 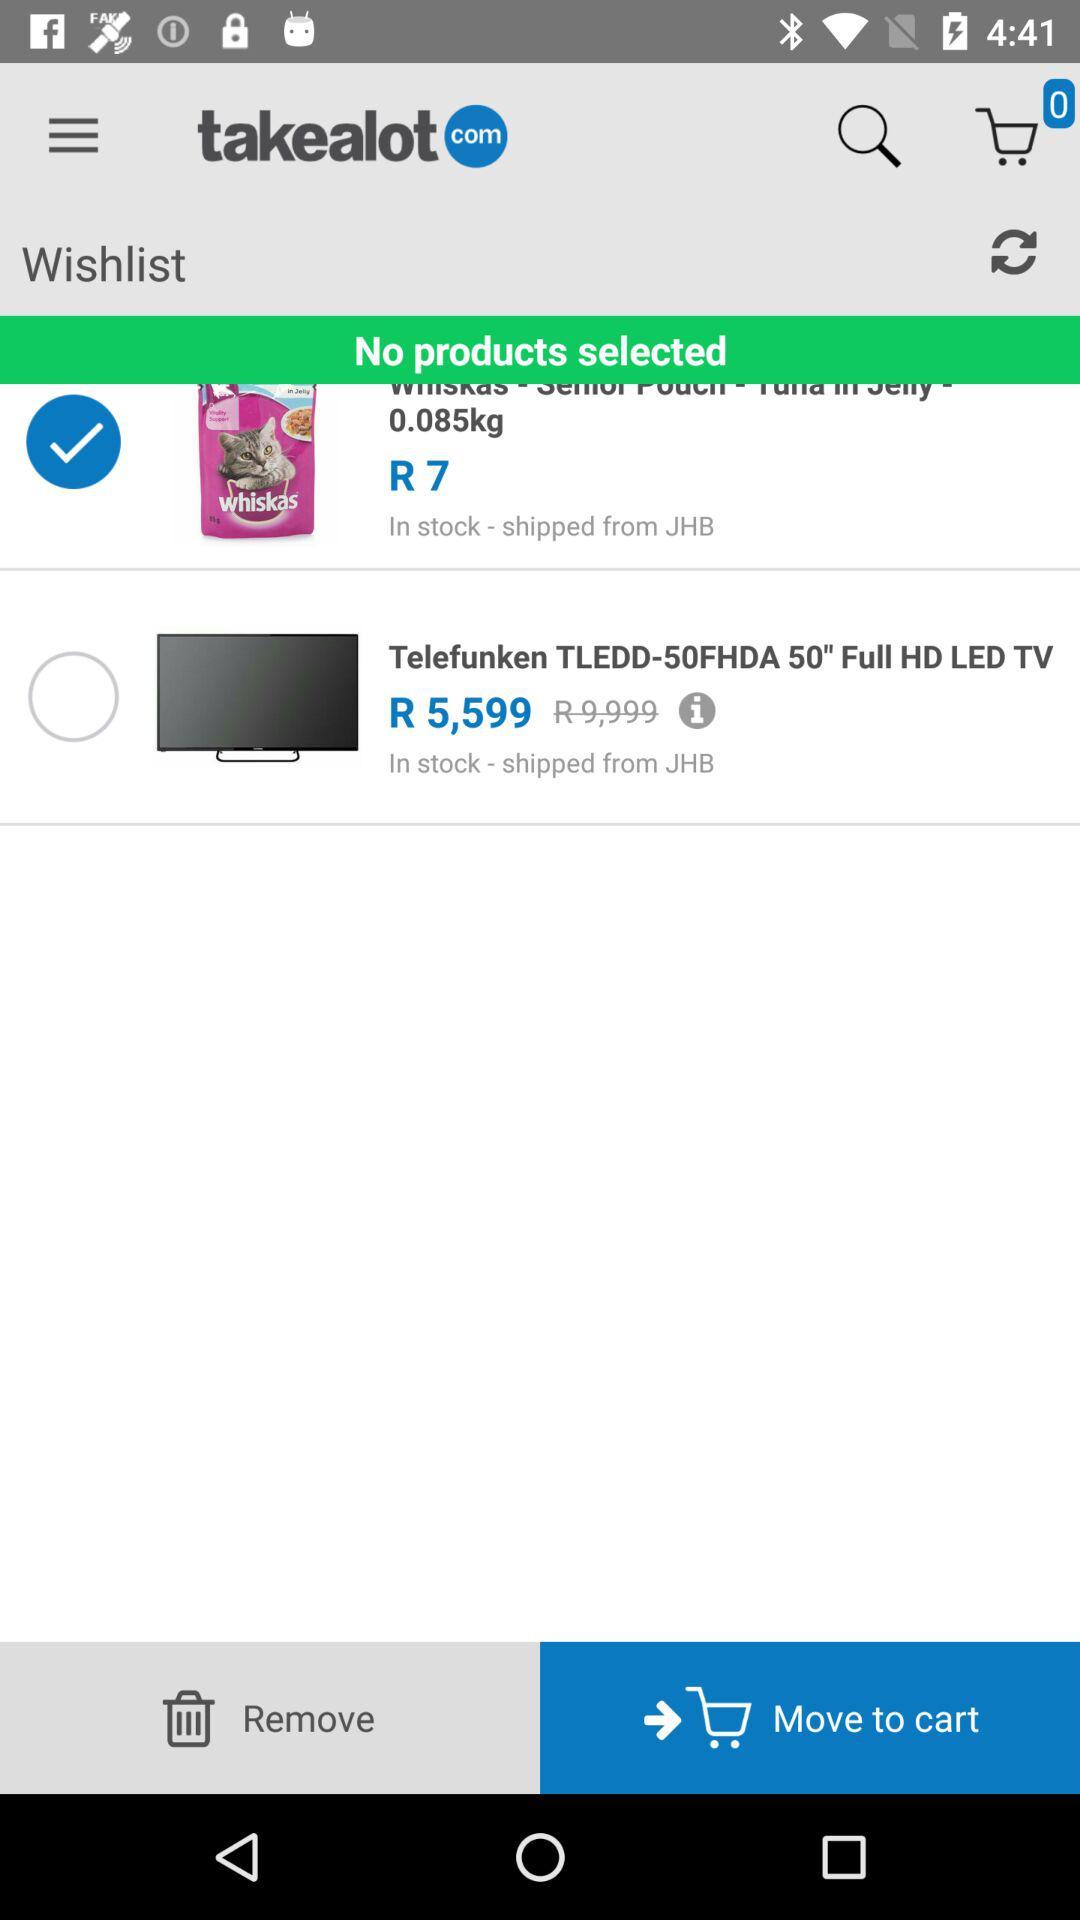 What do you see at coordinates (72, 696) in the screenshot?
I see `choose this product` at bounding box center [72, 696].